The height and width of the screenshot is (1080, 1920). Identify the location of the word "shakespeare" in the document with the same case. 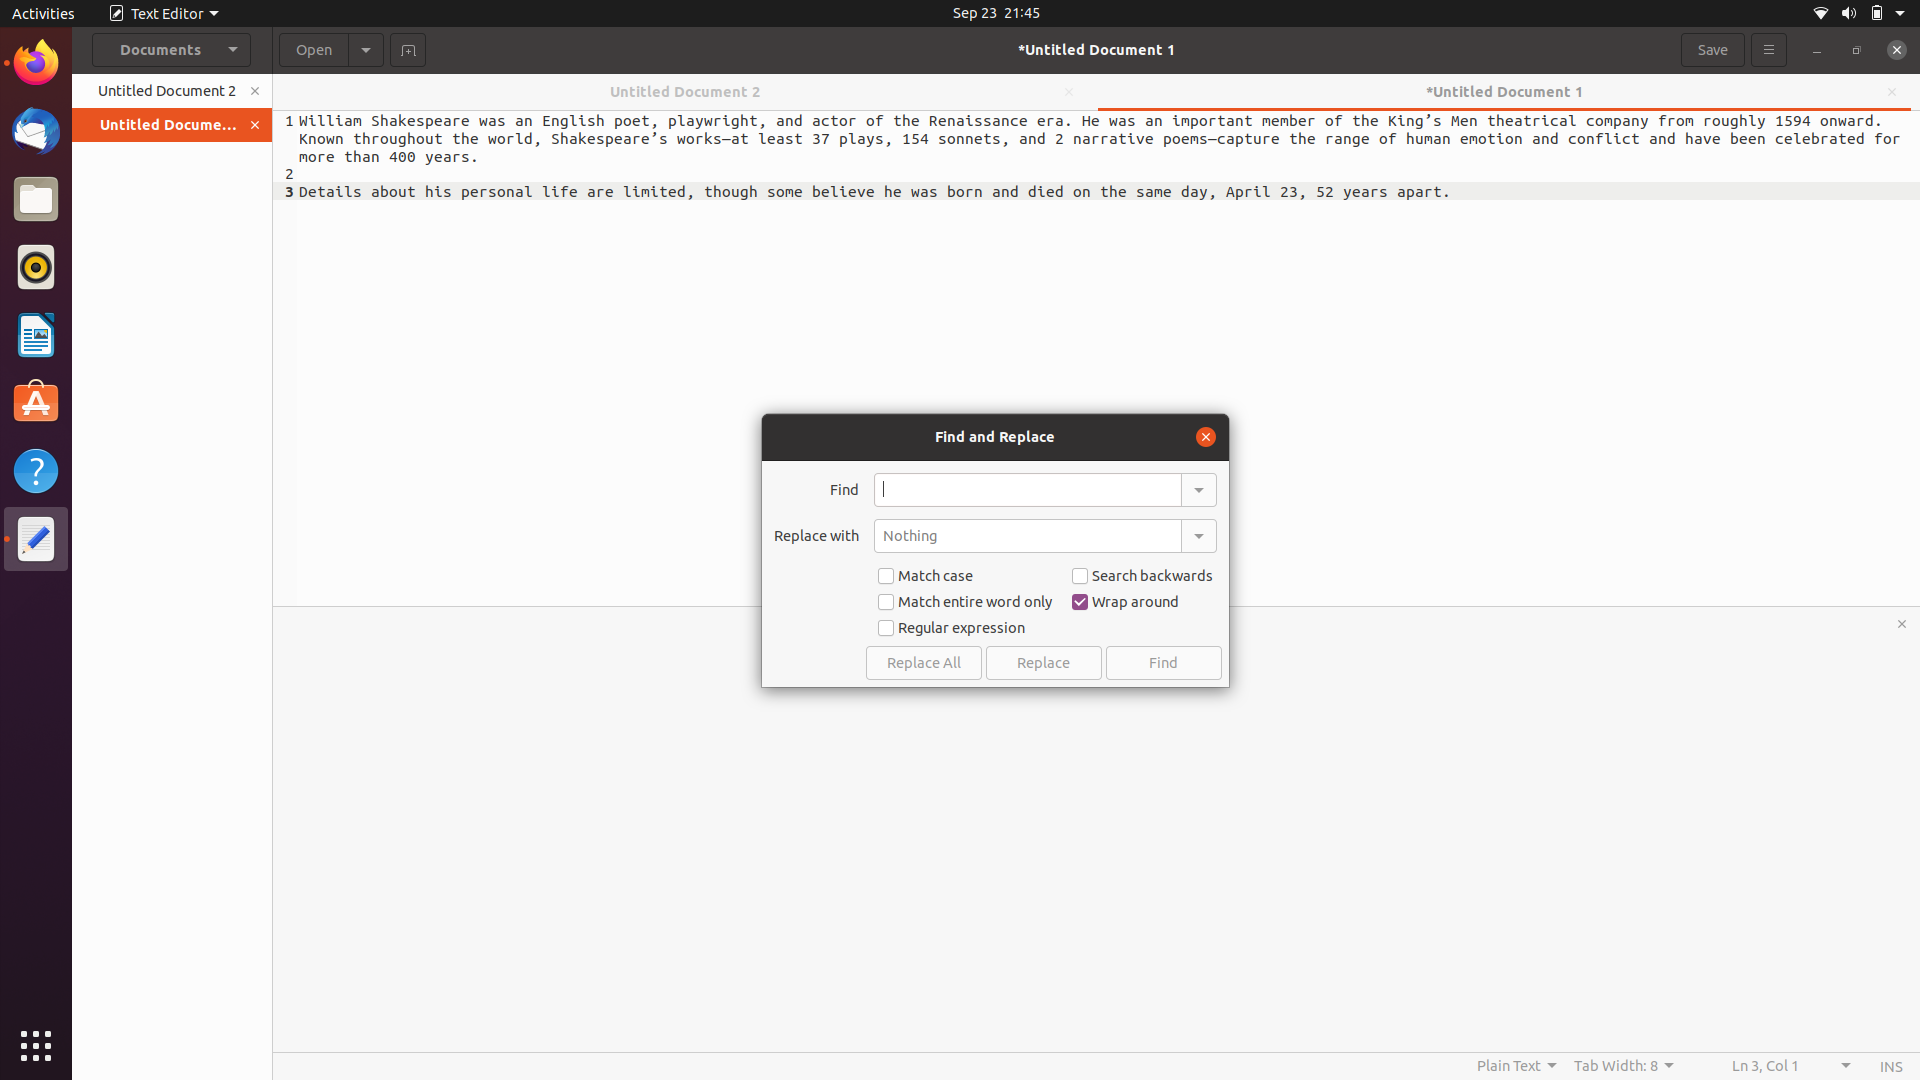
(1027, 489).